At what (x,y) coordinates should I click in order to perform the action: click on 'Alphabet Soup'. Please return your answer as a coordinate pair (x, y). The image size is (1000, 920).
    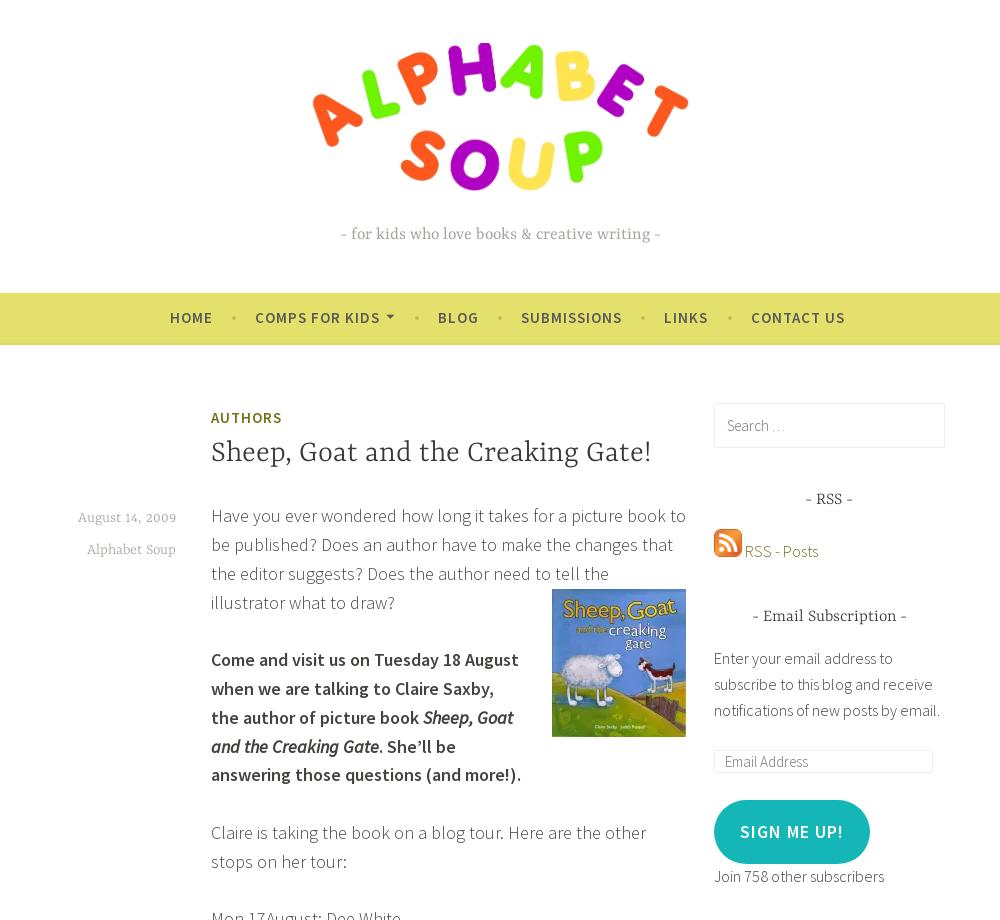
    Looking at the image, I should click on (131, 549).